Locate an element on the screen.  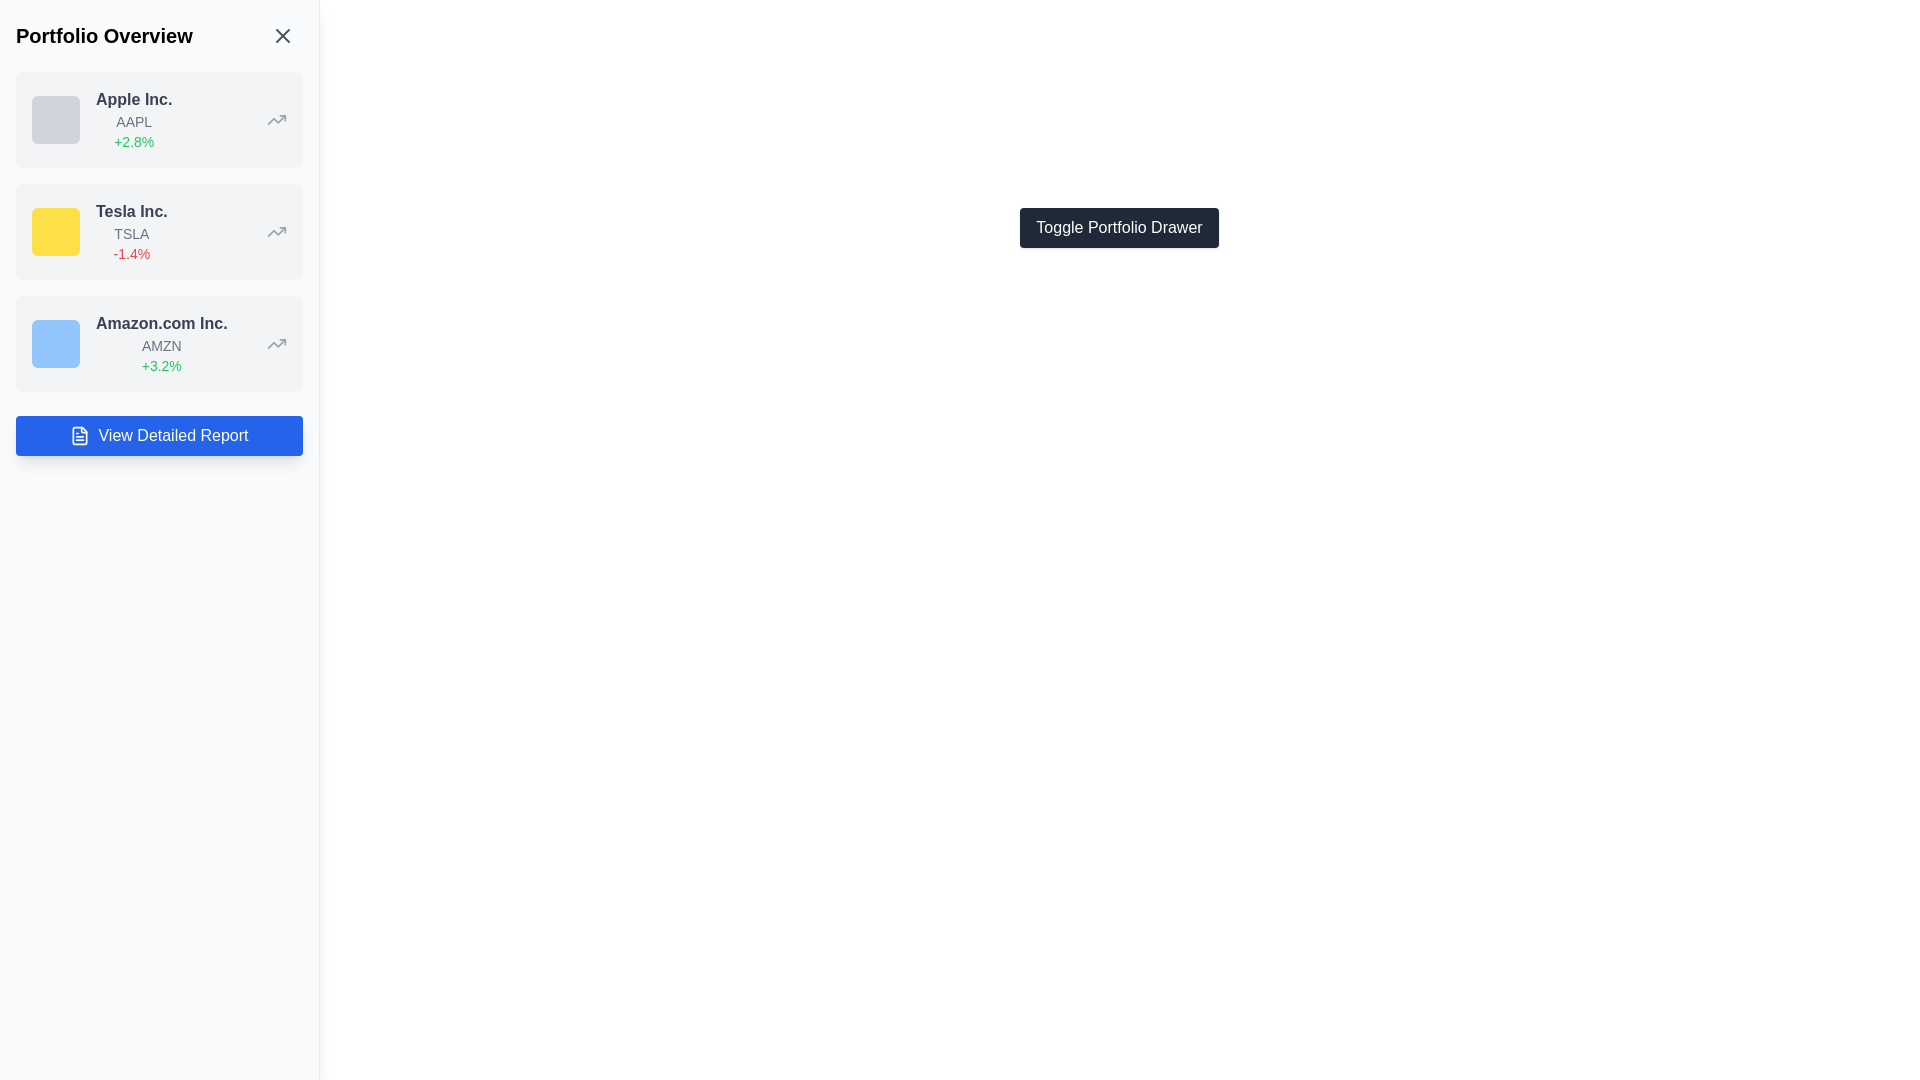
the document icon located in the bottom-left corner of the sidebar, which is part of the 'View Detailed Report' button area is located at coordinates (80, 434).